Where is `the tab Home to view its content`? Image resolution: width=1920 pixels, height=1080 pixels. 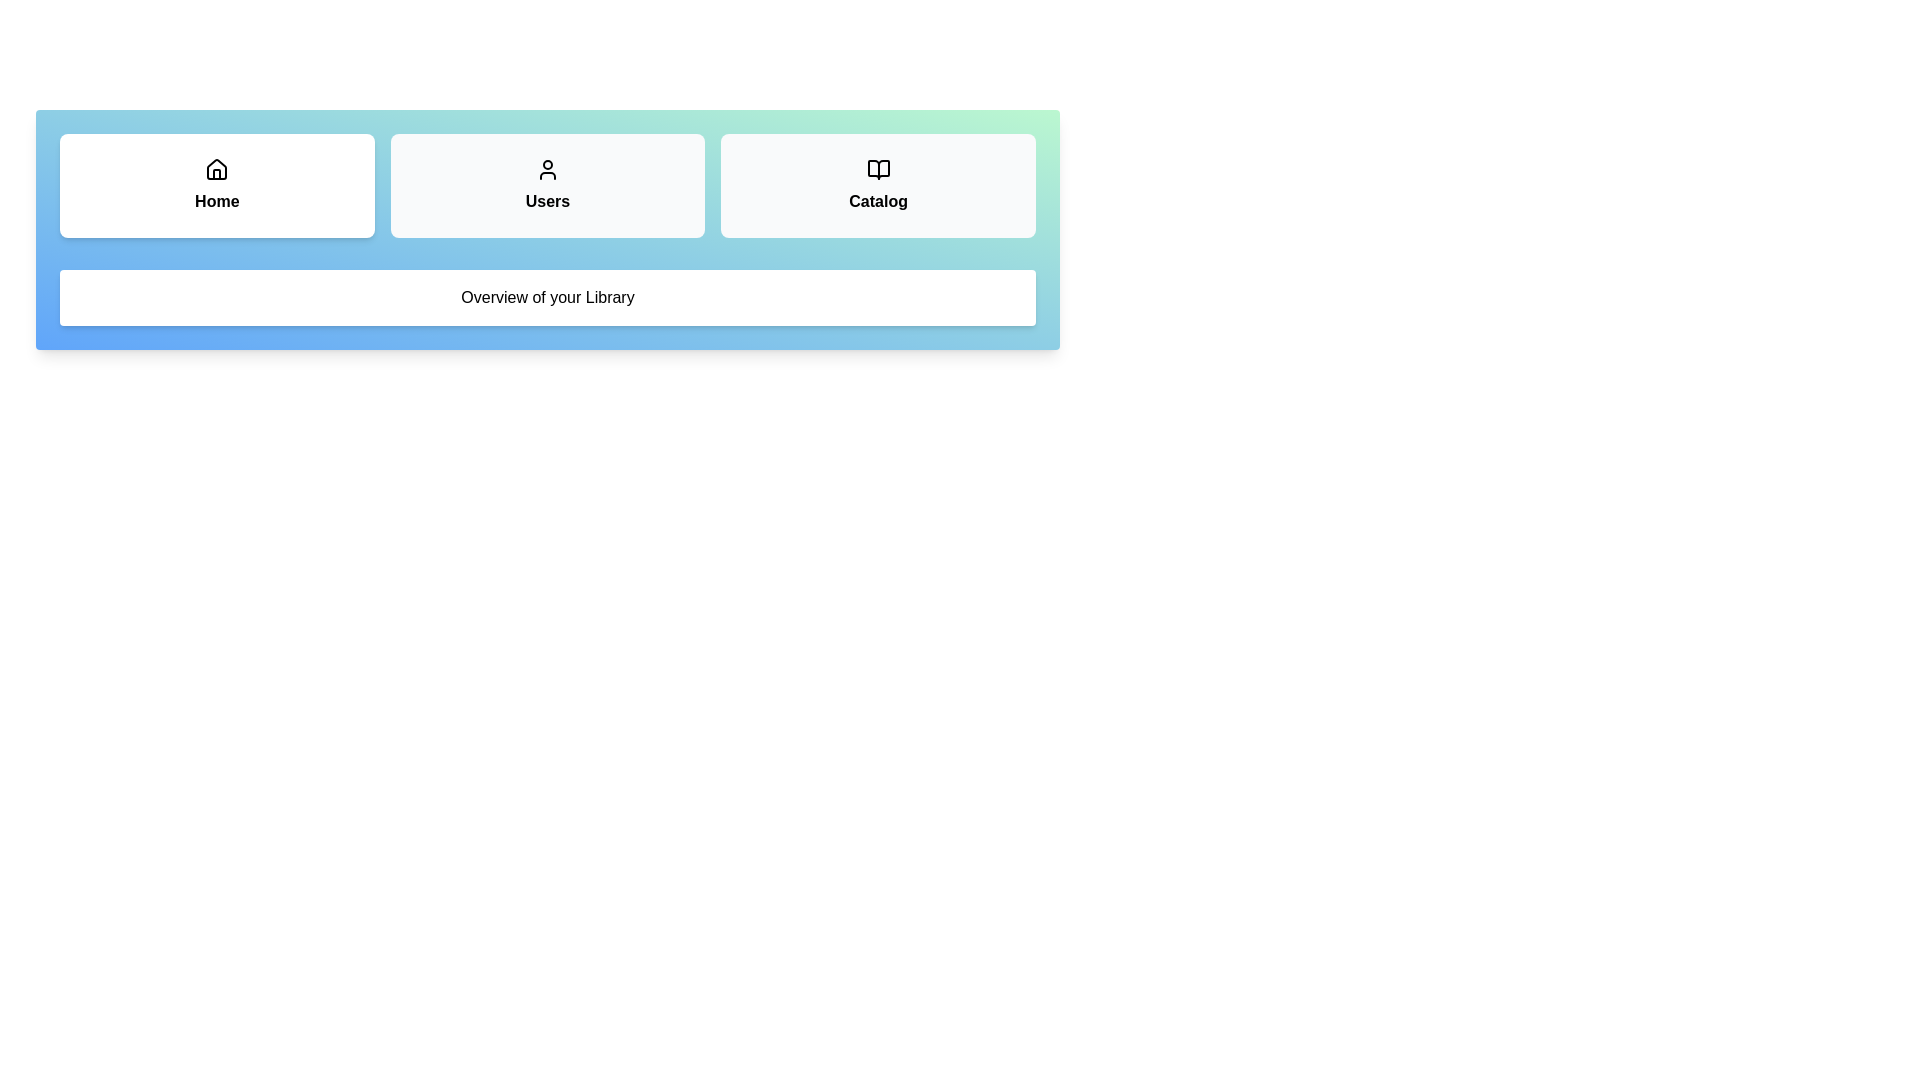 the tab Home to view its content is located at coordinates (216, 185).